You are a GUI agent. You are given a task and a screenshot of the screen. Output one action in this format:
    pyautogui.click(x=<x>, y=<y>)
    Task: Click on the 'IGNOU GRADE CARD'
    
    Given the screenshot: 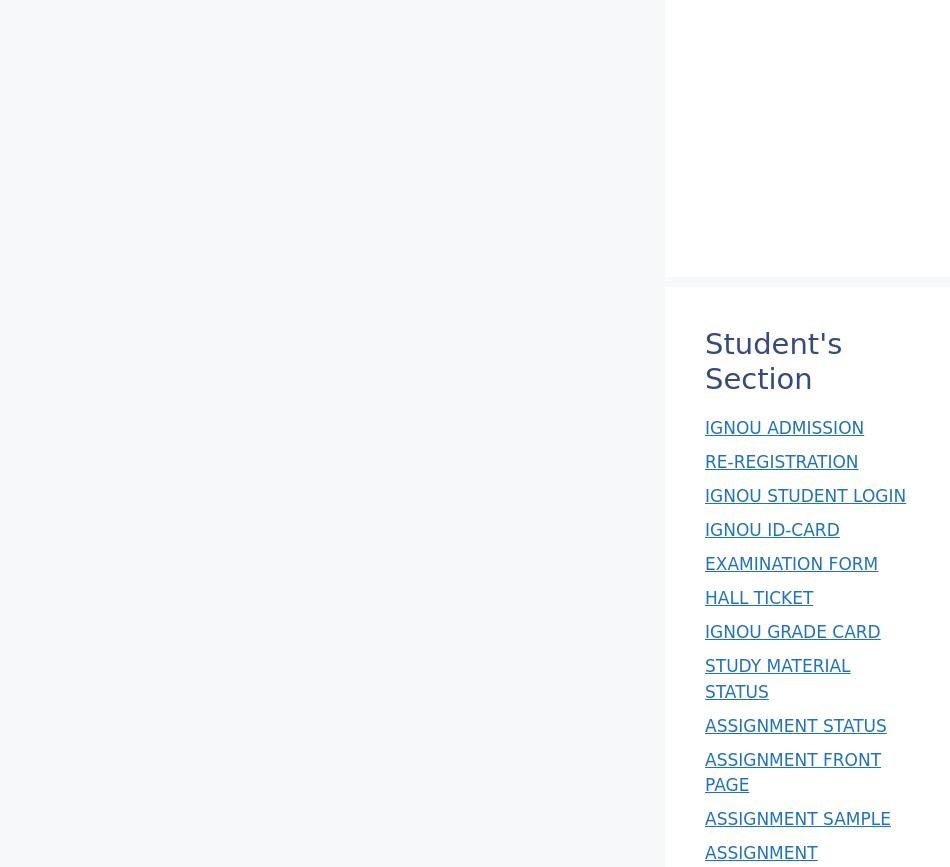 What is the action you would take?
    pyautogui.click(x=791, y=631)
    